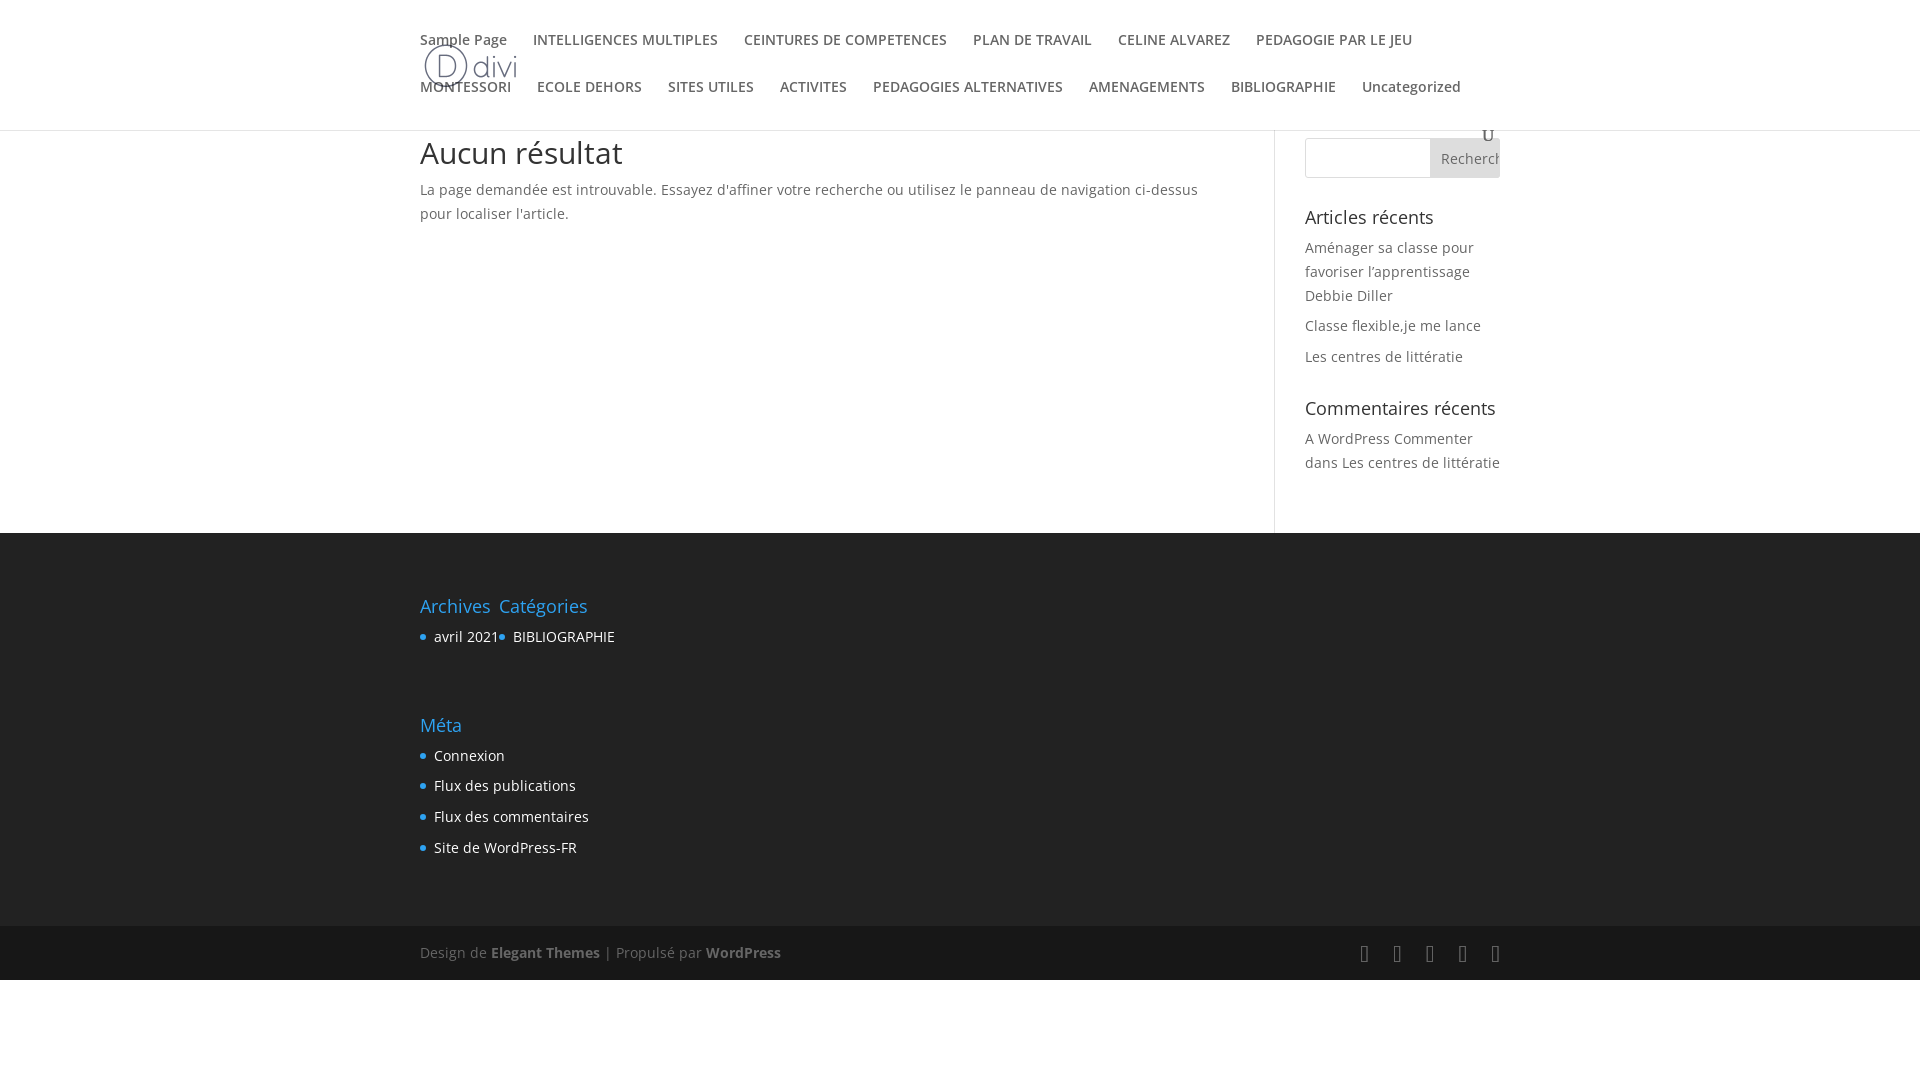  What do you see at coordinates (505, 847) in the screenshot?
I see `'Site de WordPress-FR'` at bounding box center [505, 847].